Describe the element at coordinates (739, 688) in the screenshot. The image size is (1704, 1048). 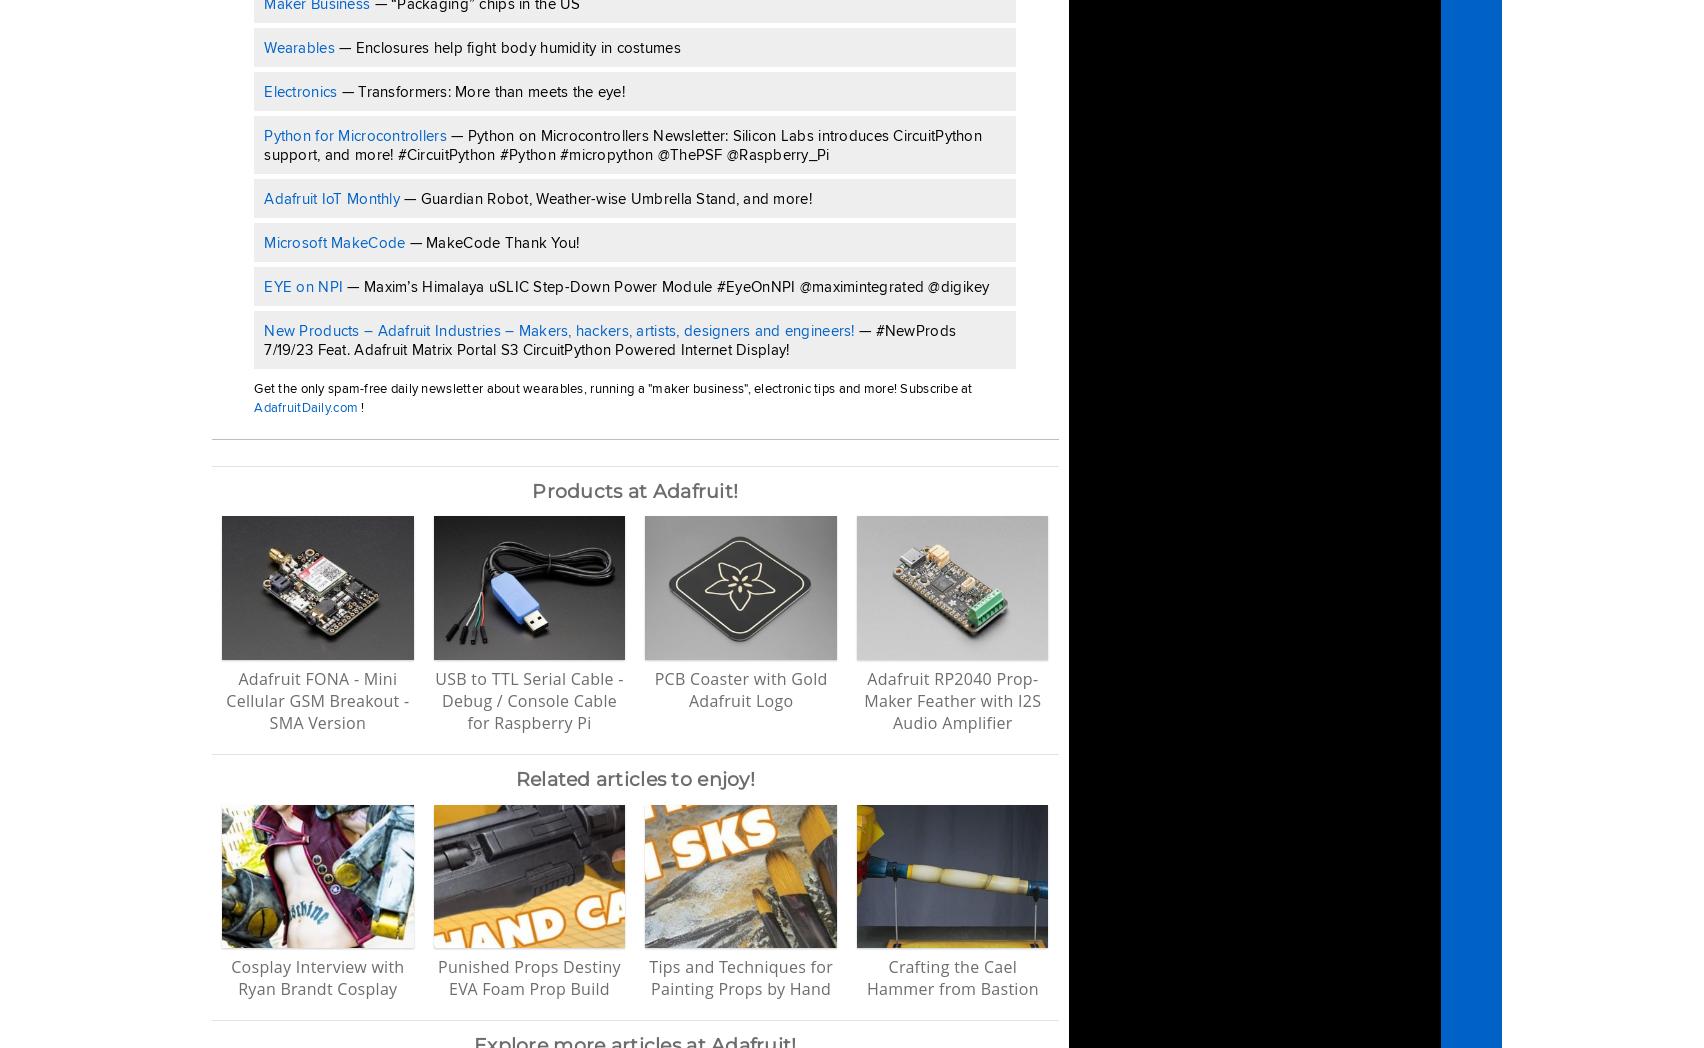
I see `'PCB Coaster with Gold Adafruit Logo'` at that location.